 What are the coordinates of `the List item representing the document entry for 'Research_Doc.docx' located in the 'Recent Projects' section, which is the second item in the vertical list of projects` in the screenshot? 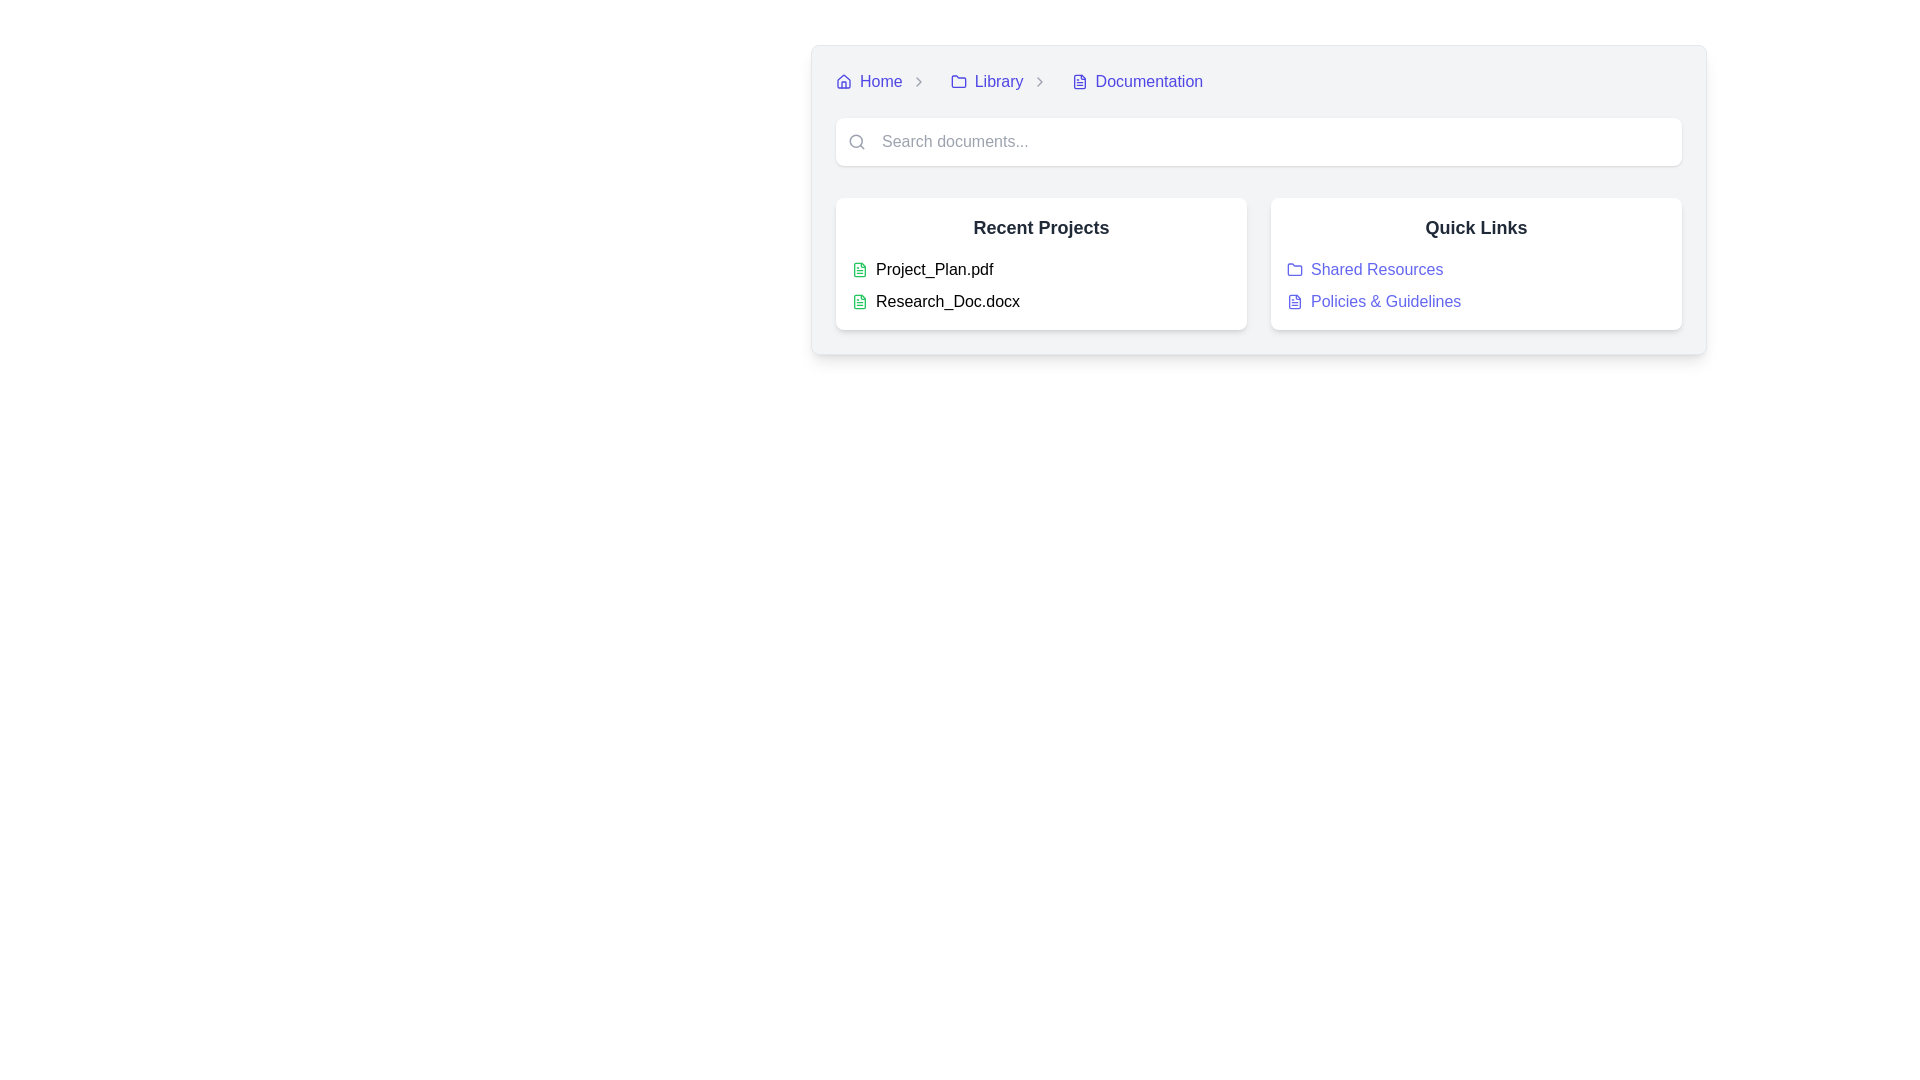 It's located at (1040, 301).